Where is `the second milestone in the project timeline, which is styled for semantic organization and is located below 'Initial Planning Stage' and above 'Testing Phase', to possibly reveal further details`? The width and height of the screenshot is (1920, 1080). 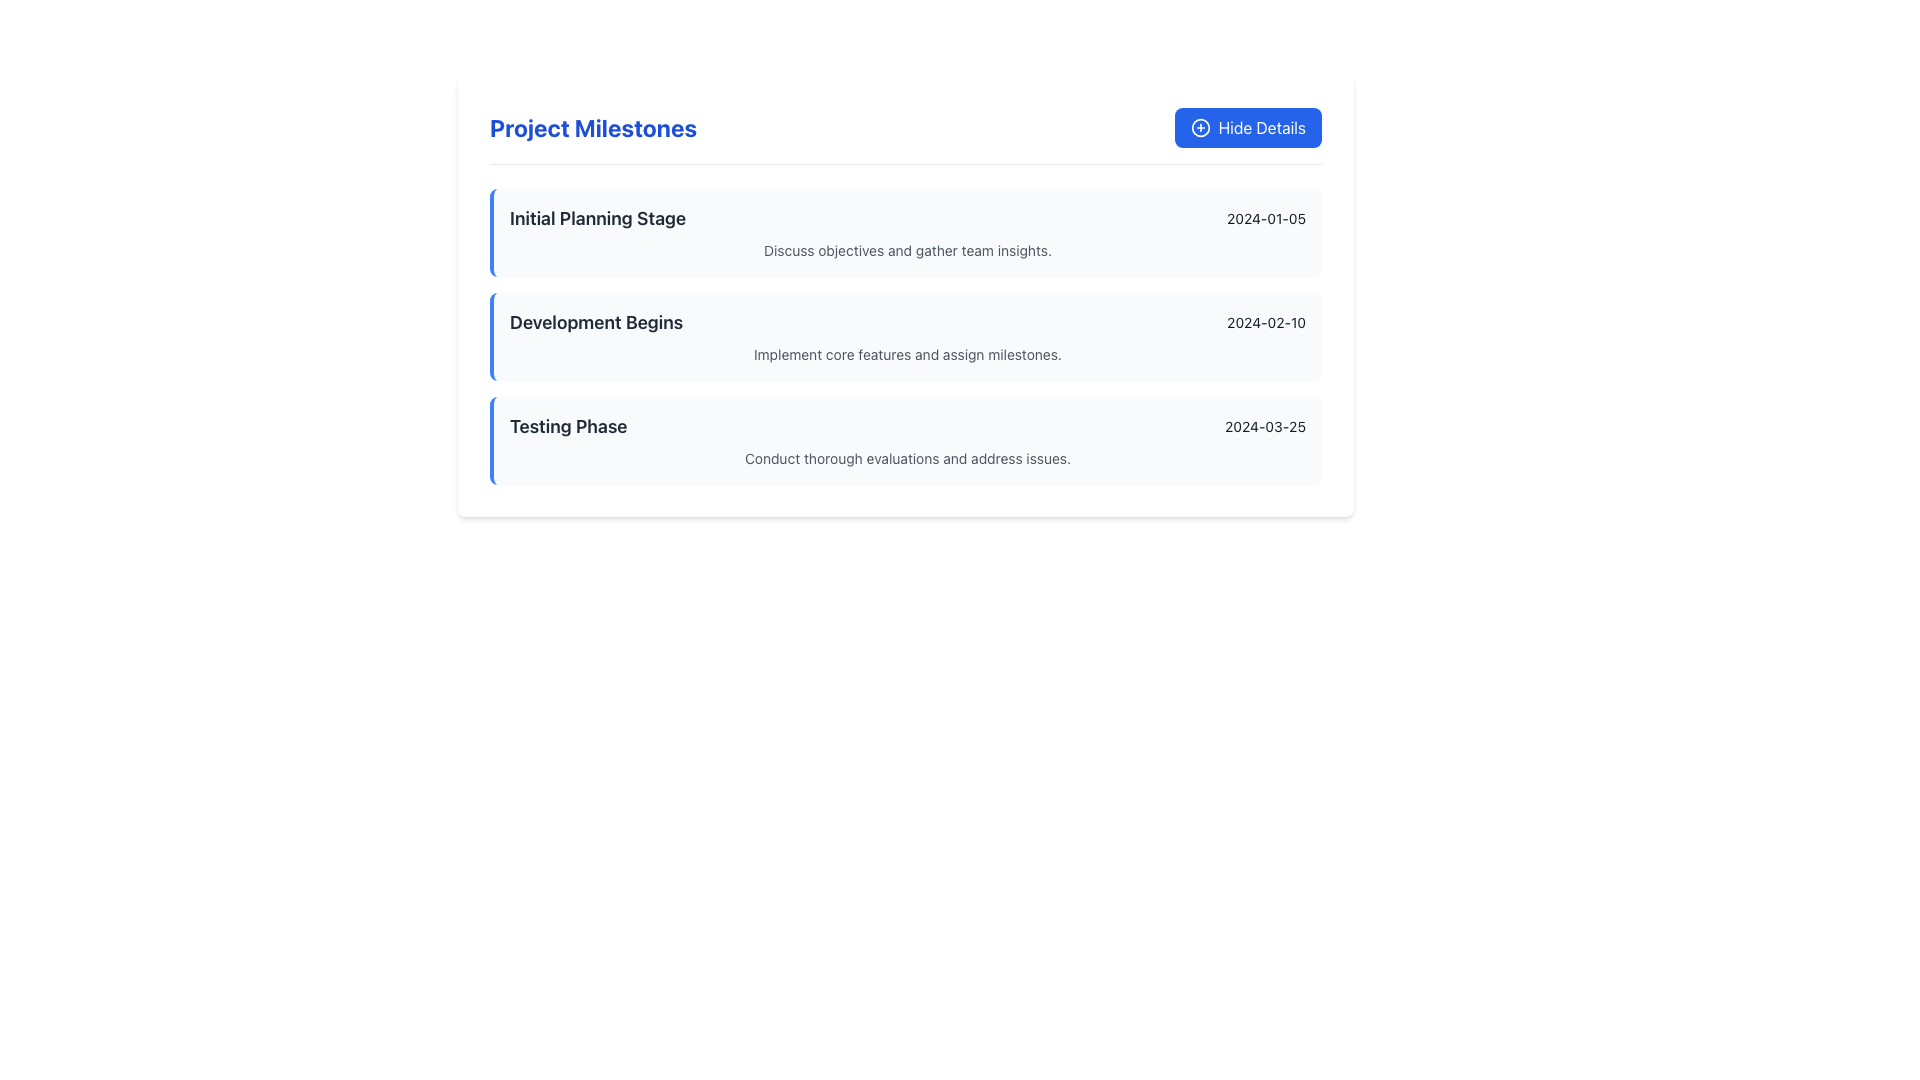 the second milestone in the project timeline, which is styled for semantic organization and is located below 'Initial Planning Stage' and above 'Testing Phase', to possibly reveal further details is located at coordinates (905, 335).